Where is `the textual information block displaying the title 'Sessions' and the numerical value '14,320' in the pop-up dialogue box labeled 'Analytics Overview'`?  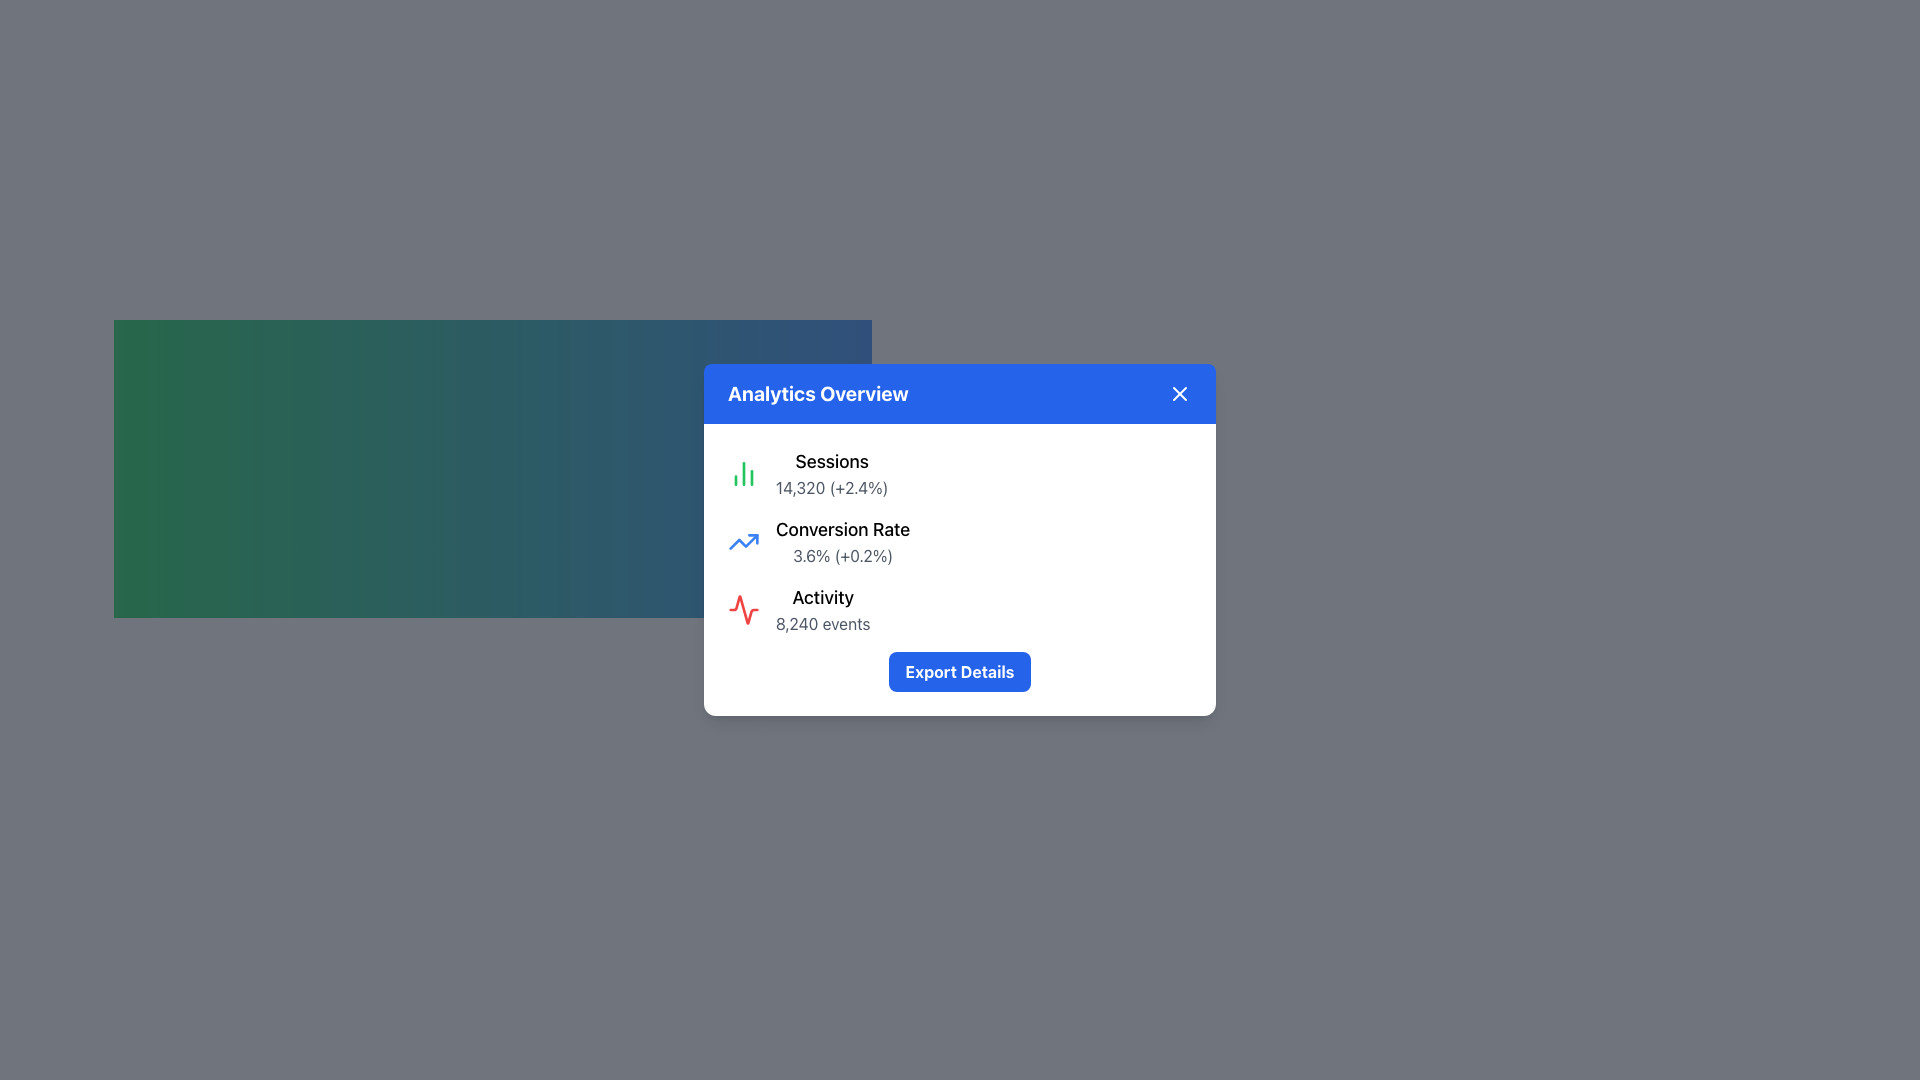
the textual information block displaying the title 'Sessions' and the numerical value '14,320' in the pop-up dialogue box labeled 'Analytics Overview' is located at coordinates (832, 474).